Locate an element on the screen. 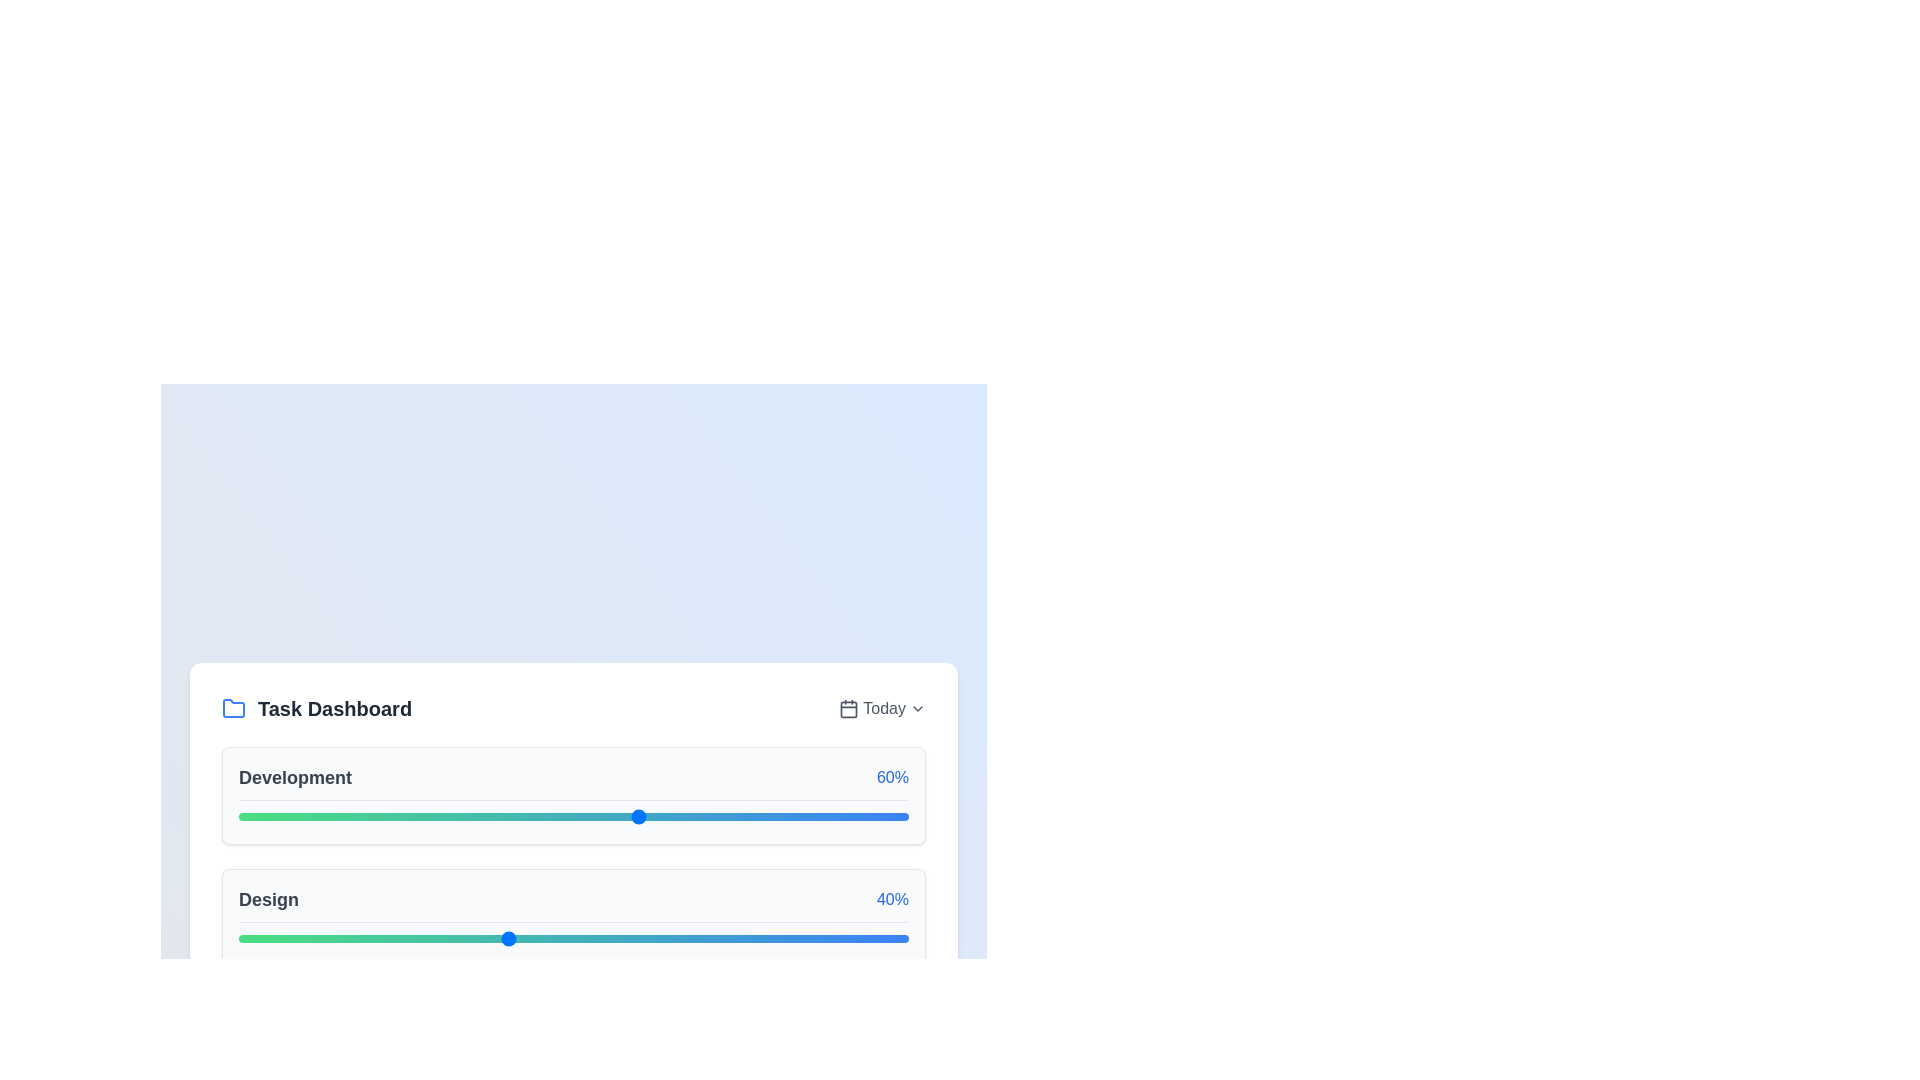 The width and height of the screenshot is (1920, 1080). the development progress is located at coordinates (486, 817).